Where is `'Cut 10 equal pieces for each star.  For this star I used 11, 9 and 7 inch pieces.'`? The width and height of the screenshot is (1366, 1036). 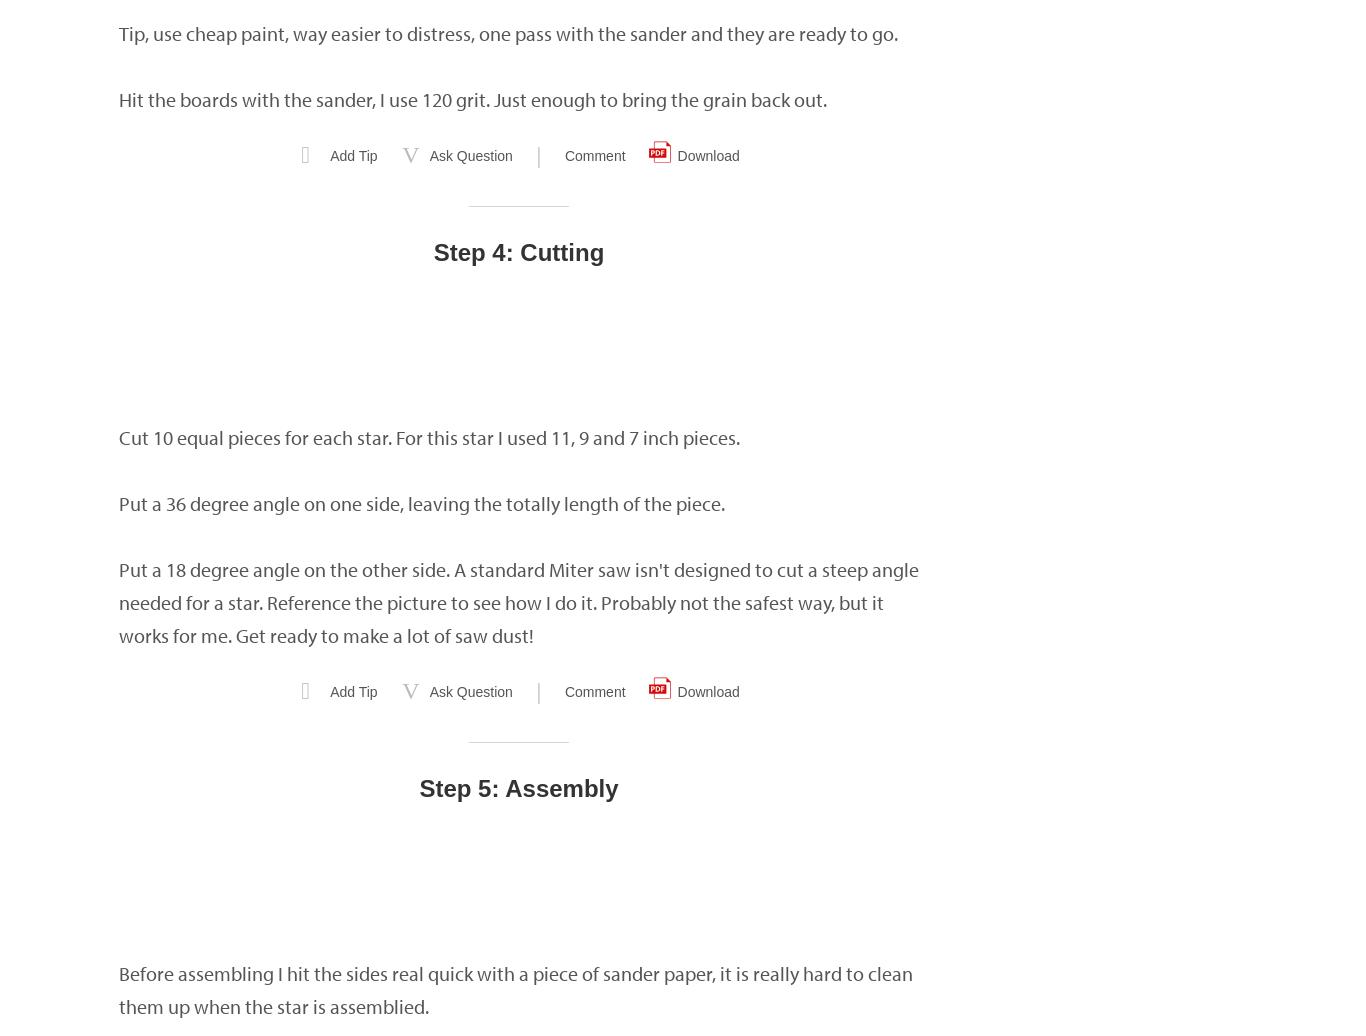
'Cut 10 equal pieces for each star.  For this star I used 11, 9 and 7 inch pieces.' is located at coordinates (428, 437).